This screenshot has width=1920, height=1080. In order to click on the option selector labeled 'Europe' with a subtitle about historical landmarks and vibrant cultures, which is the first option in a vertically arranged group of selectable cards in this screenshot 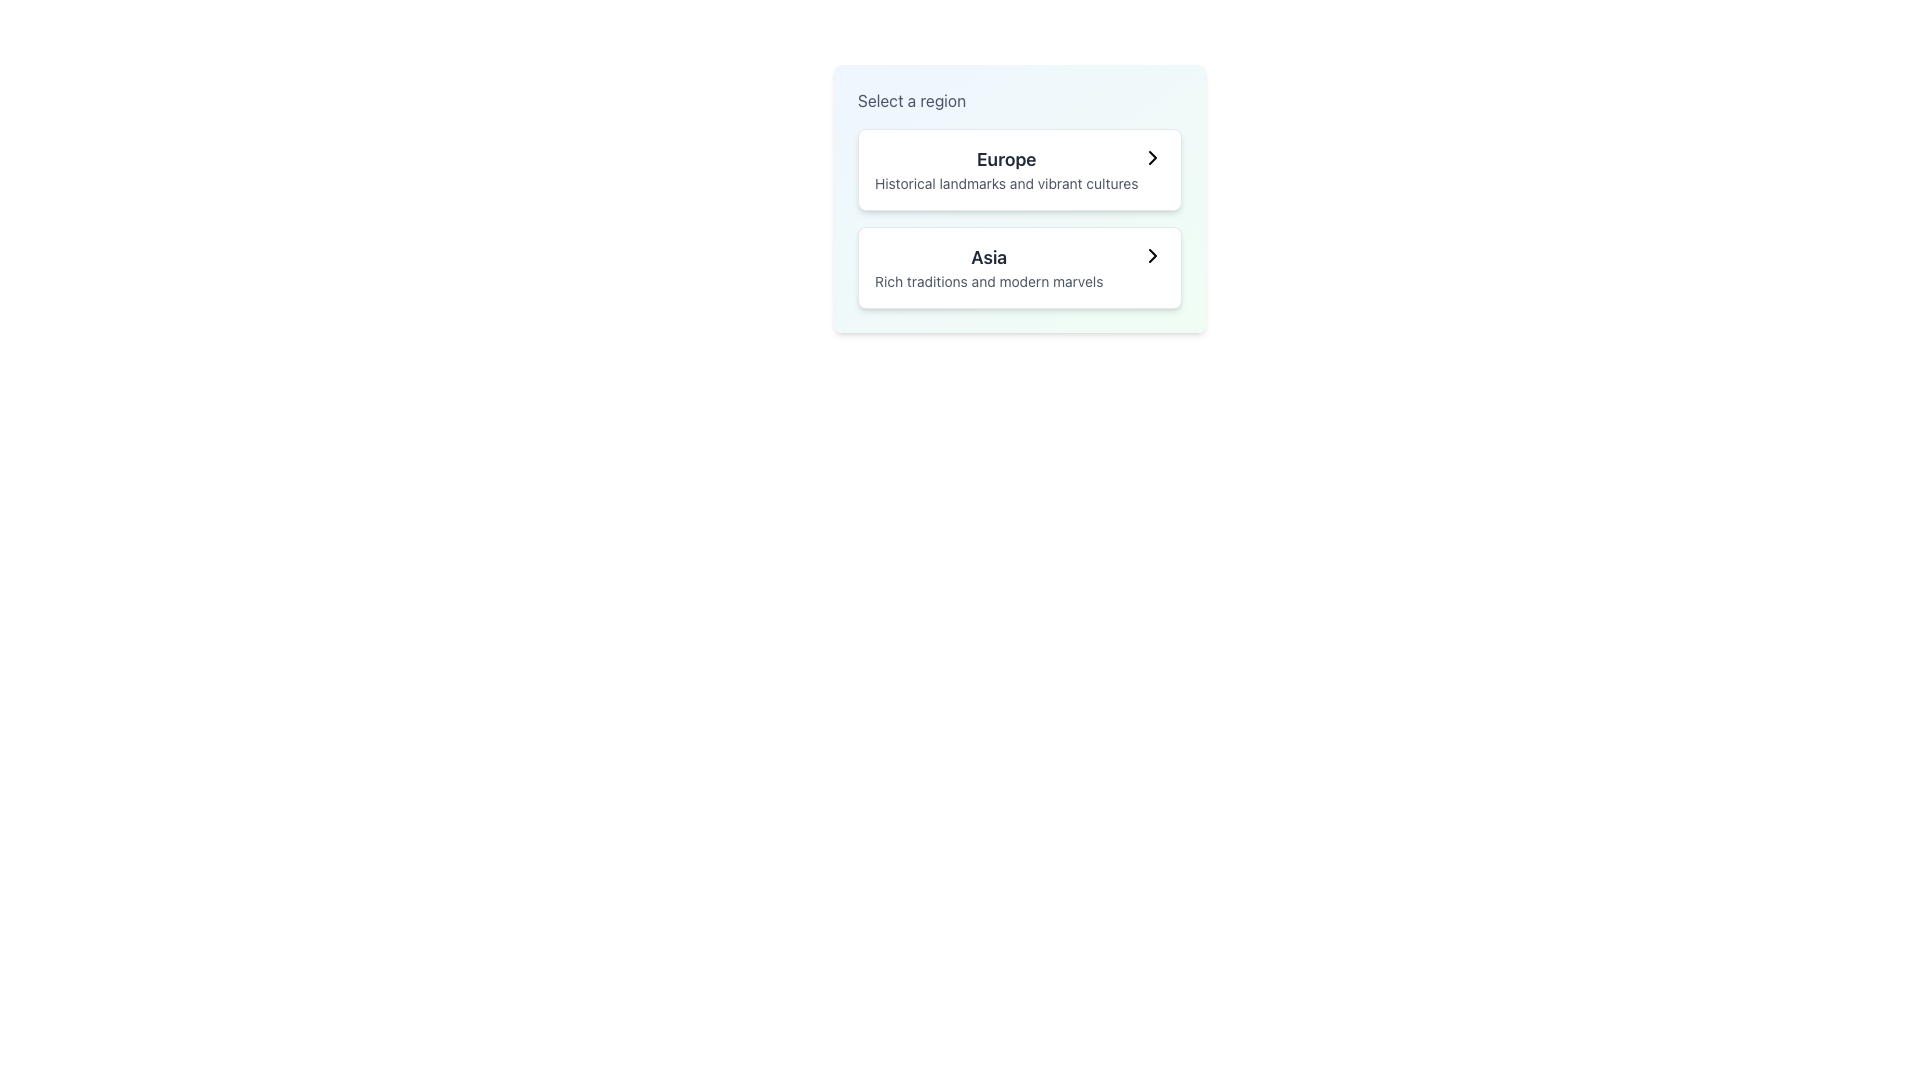, I will do `click(1019, 168)`.